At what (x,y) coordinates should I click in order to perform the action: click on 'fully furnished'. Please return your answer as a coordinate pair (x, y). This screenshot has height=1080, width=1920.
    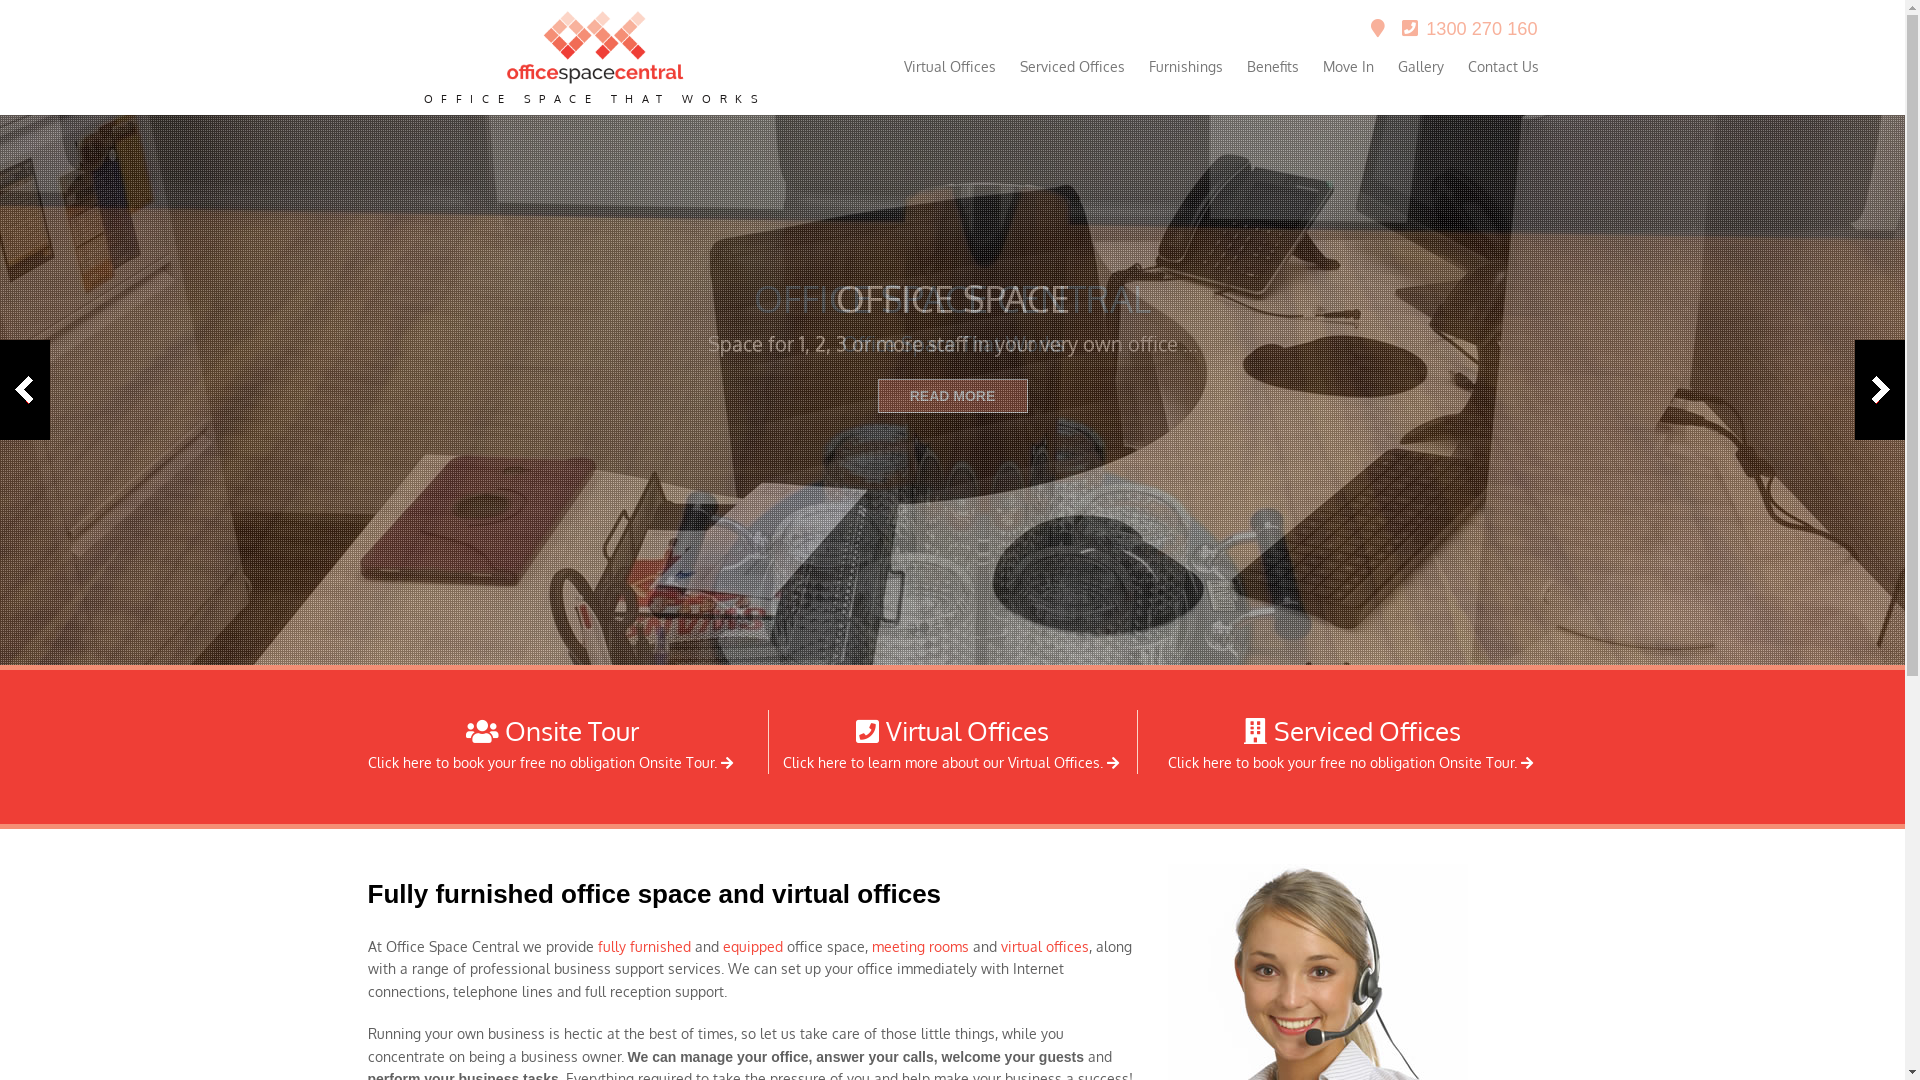
    Looking at the image, I should click on (644, 945).